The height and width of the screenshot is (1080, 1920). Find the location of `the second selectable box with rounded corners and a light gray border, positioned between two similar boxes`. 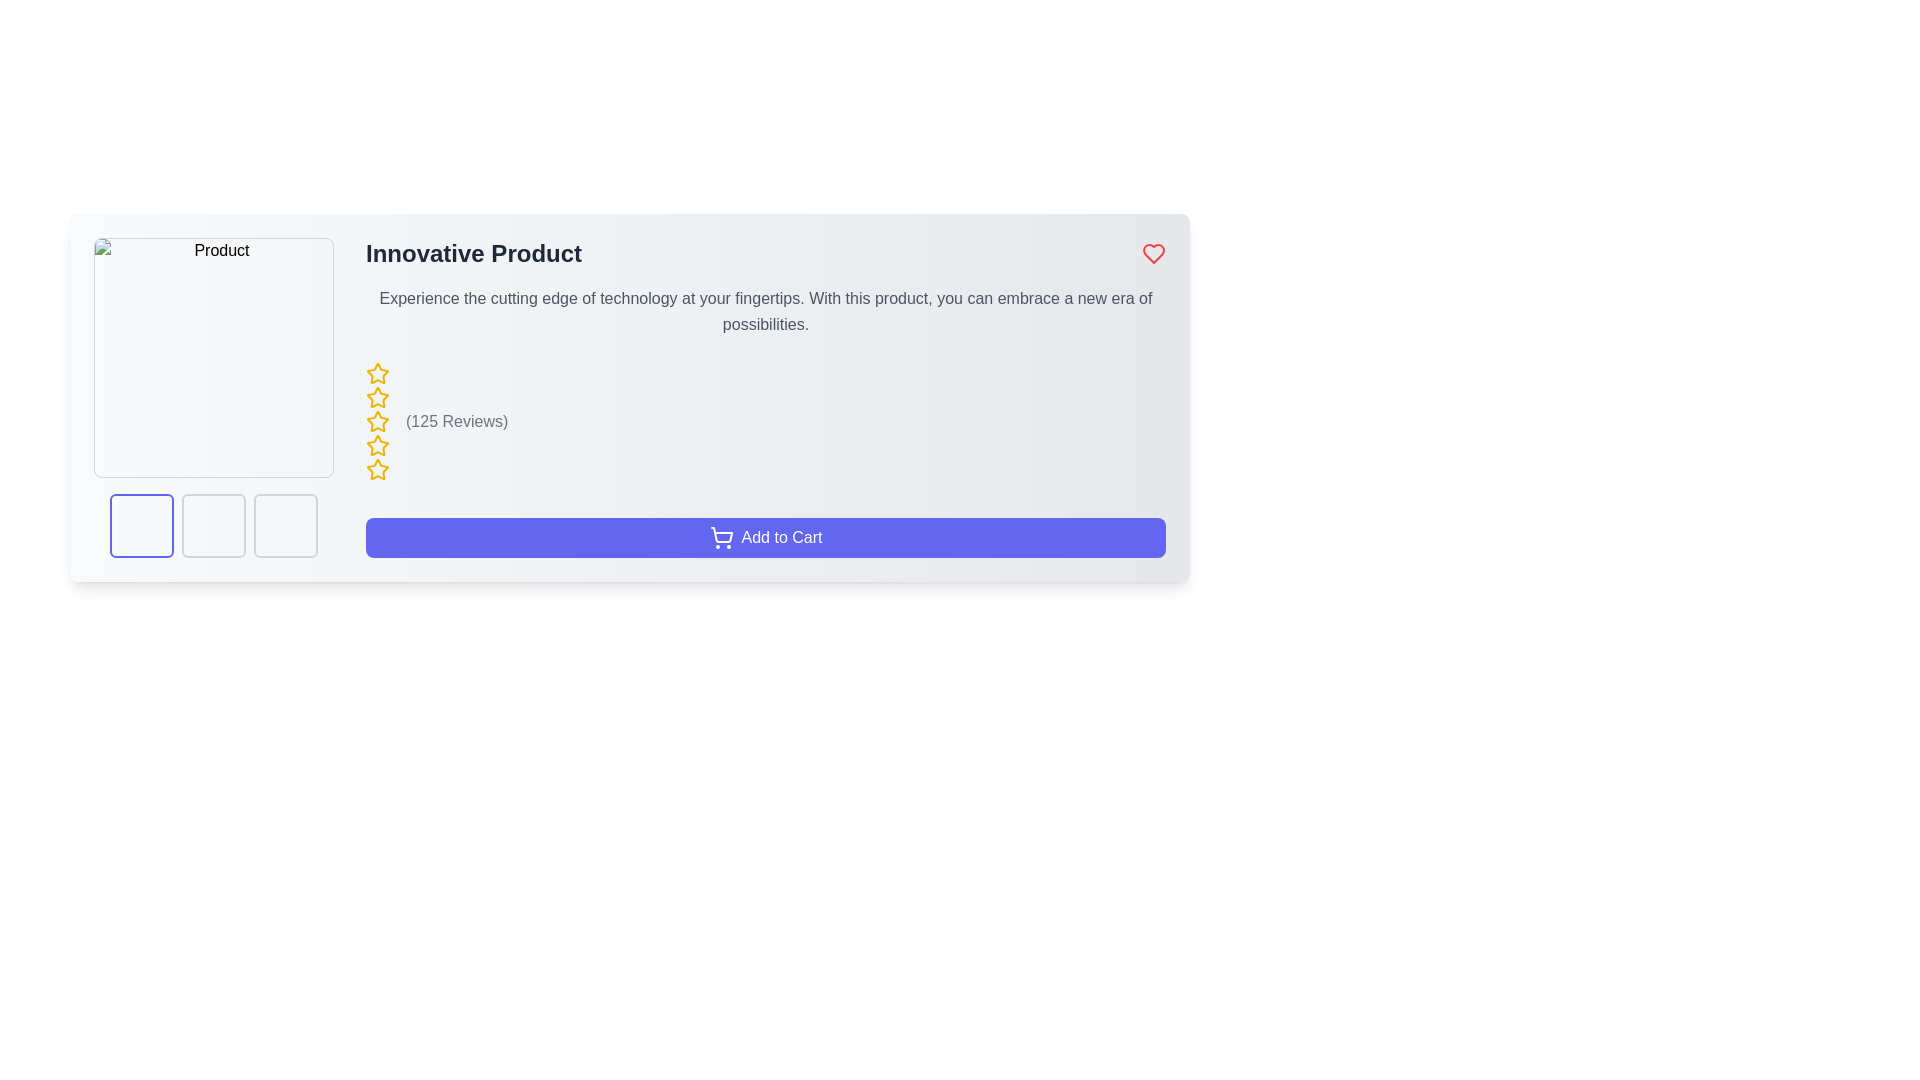

the second selectable box with rounded corners and a light gray border, positioned between two similar boxes is located at coordinates (214, 524).